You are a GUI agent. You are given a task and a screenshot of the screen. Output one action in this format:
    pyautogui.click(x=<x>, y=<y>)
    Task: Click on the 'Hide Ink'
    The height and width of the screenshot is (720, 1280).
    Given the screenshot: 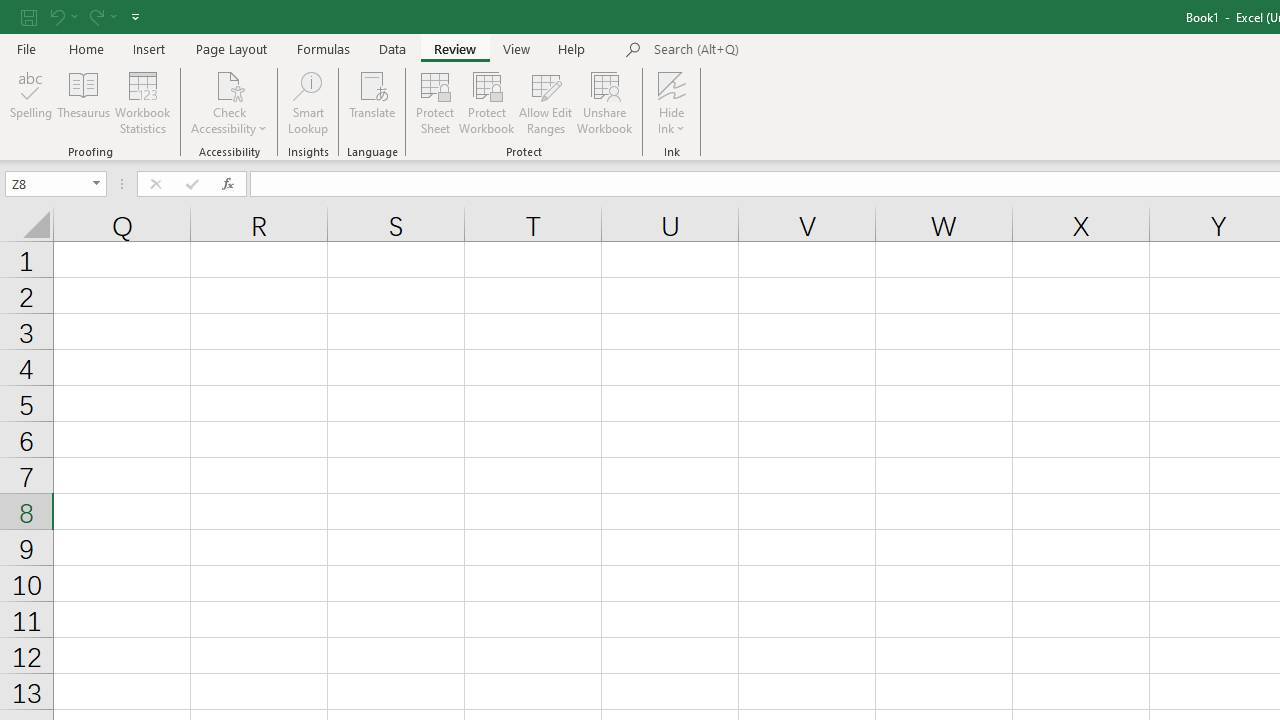 What is the action you would take?
    pyautogui.click(x=672, y=84)
    